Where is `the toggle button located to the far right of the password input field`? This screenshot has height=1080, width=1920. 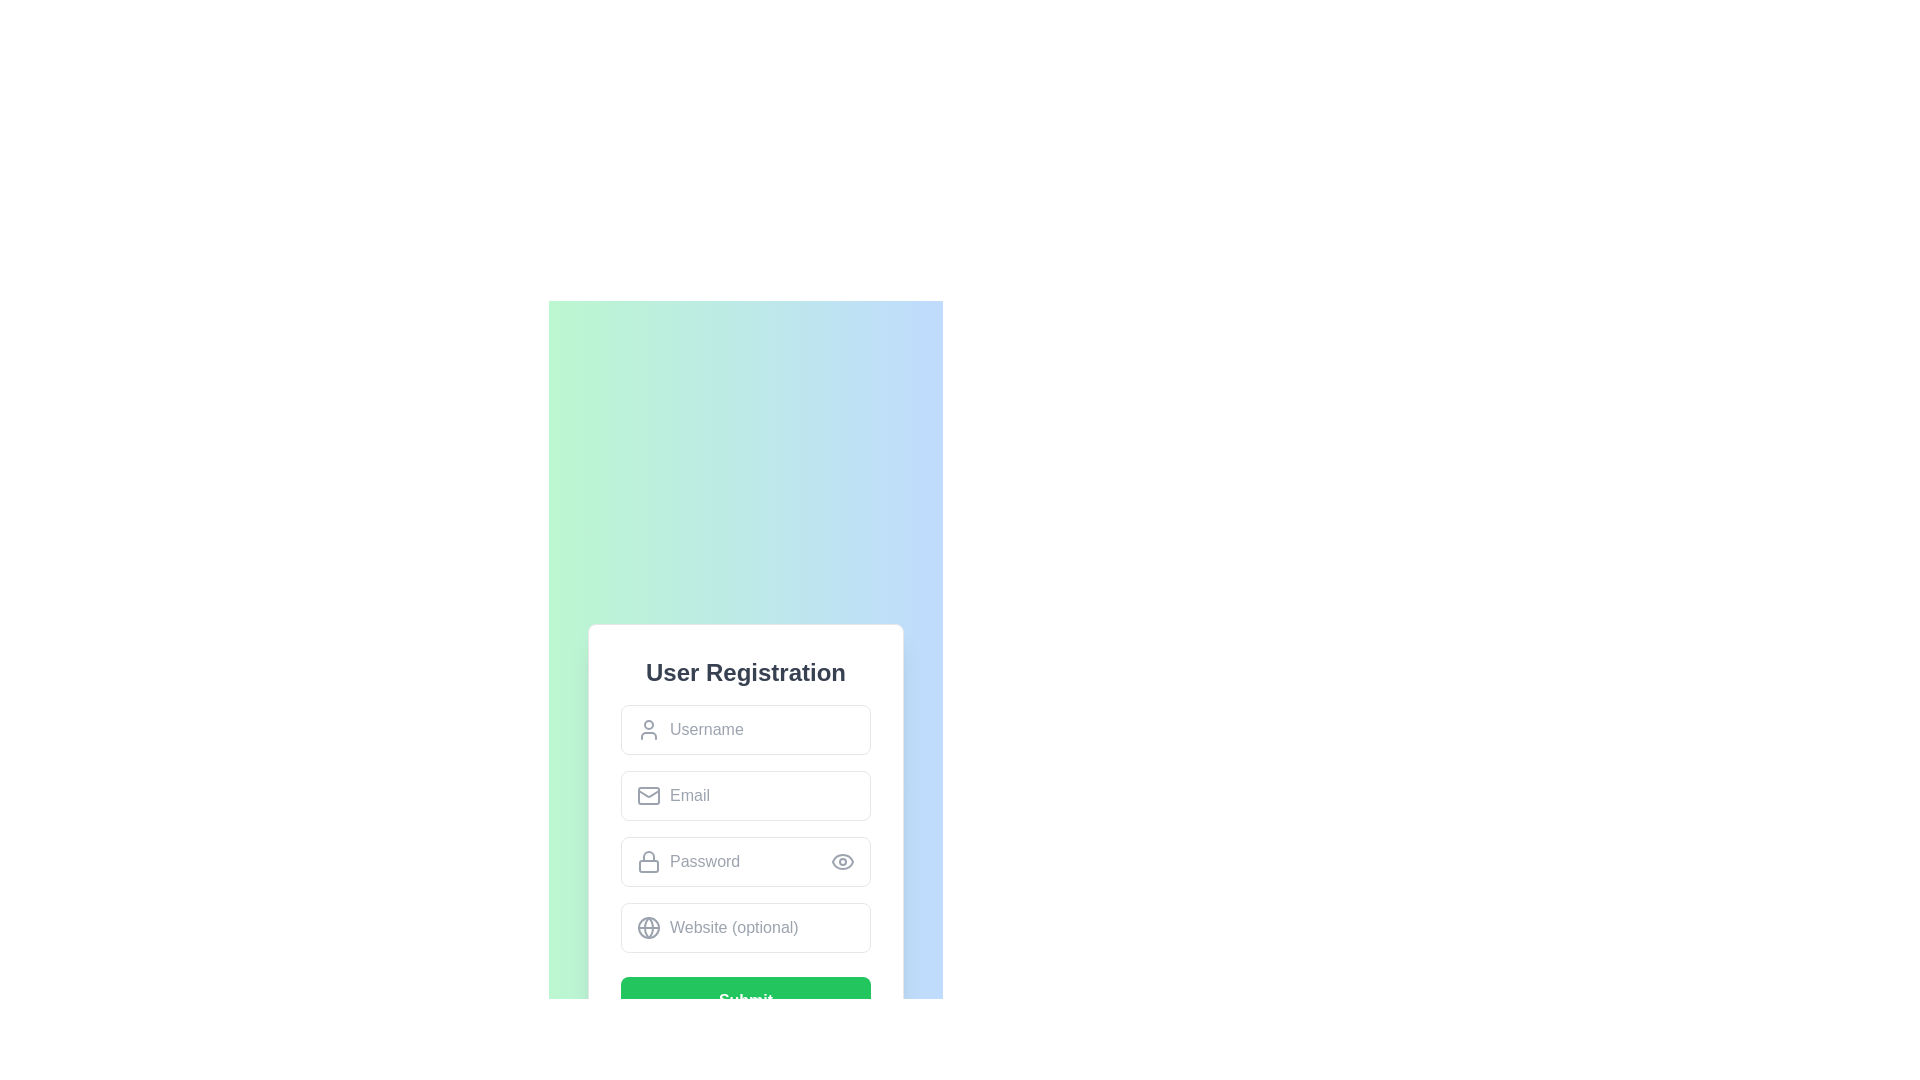 the toggle button located to the far right of the password input field is located at coordinates (843, 860).